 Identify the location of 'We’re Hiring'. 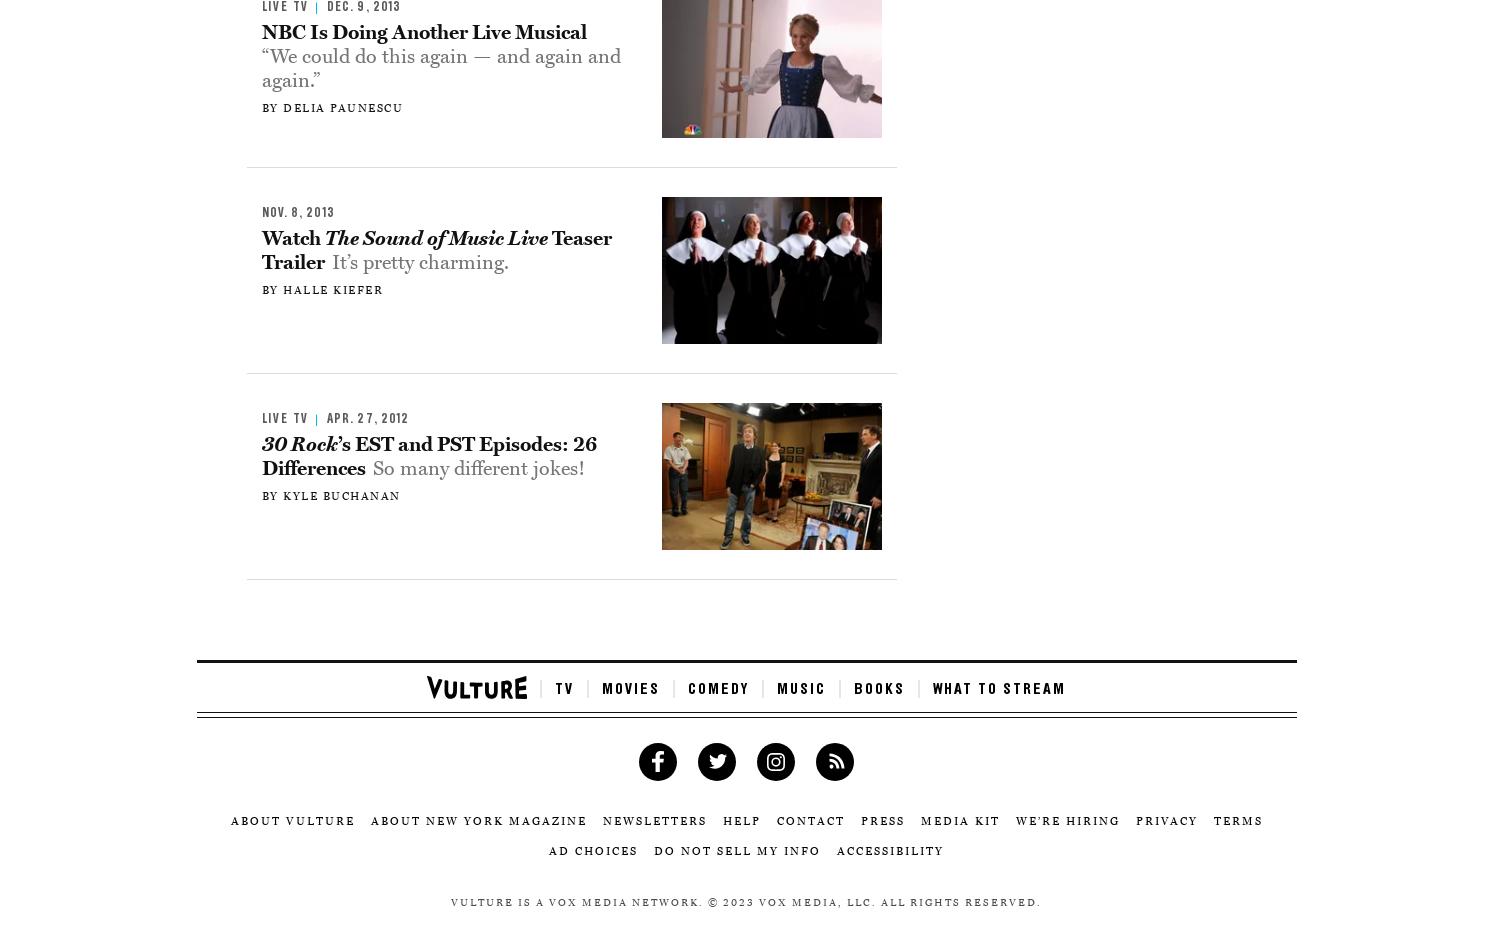
(1066, 819).